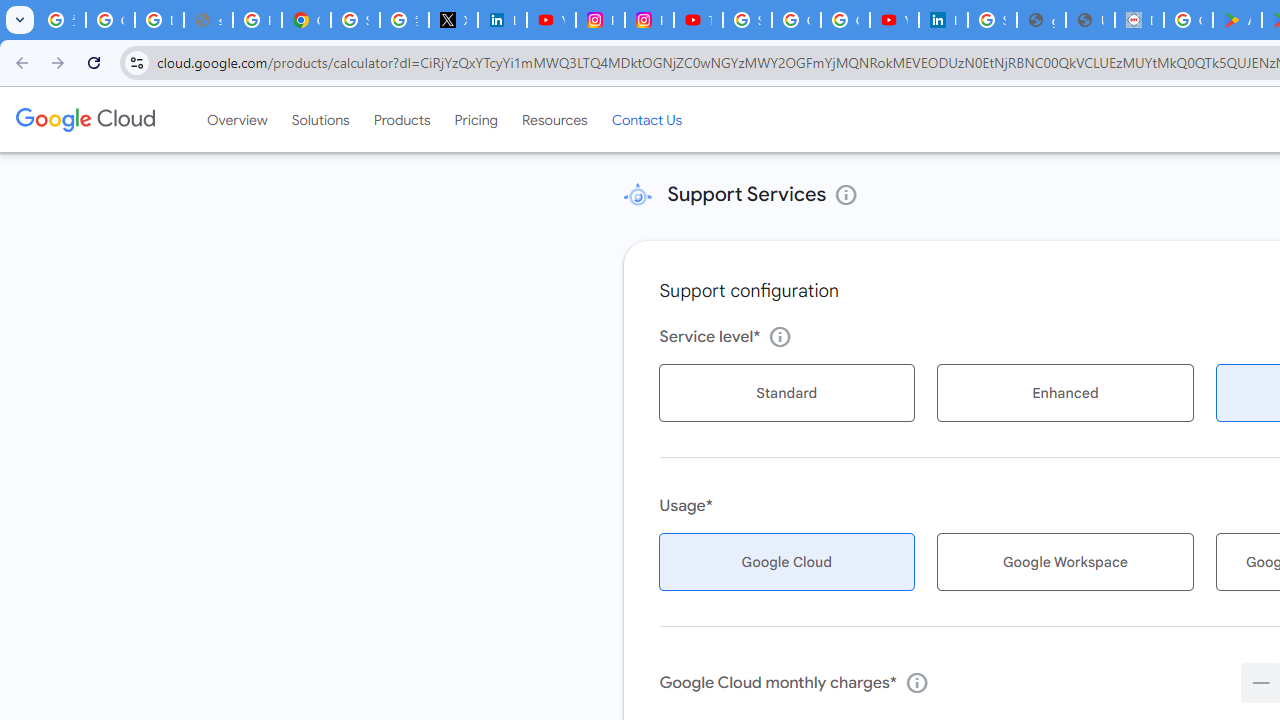  What do you see at coordinates (554, 119) in the screenshot?
I see `'Resources'` at bounding box center [554, 119].